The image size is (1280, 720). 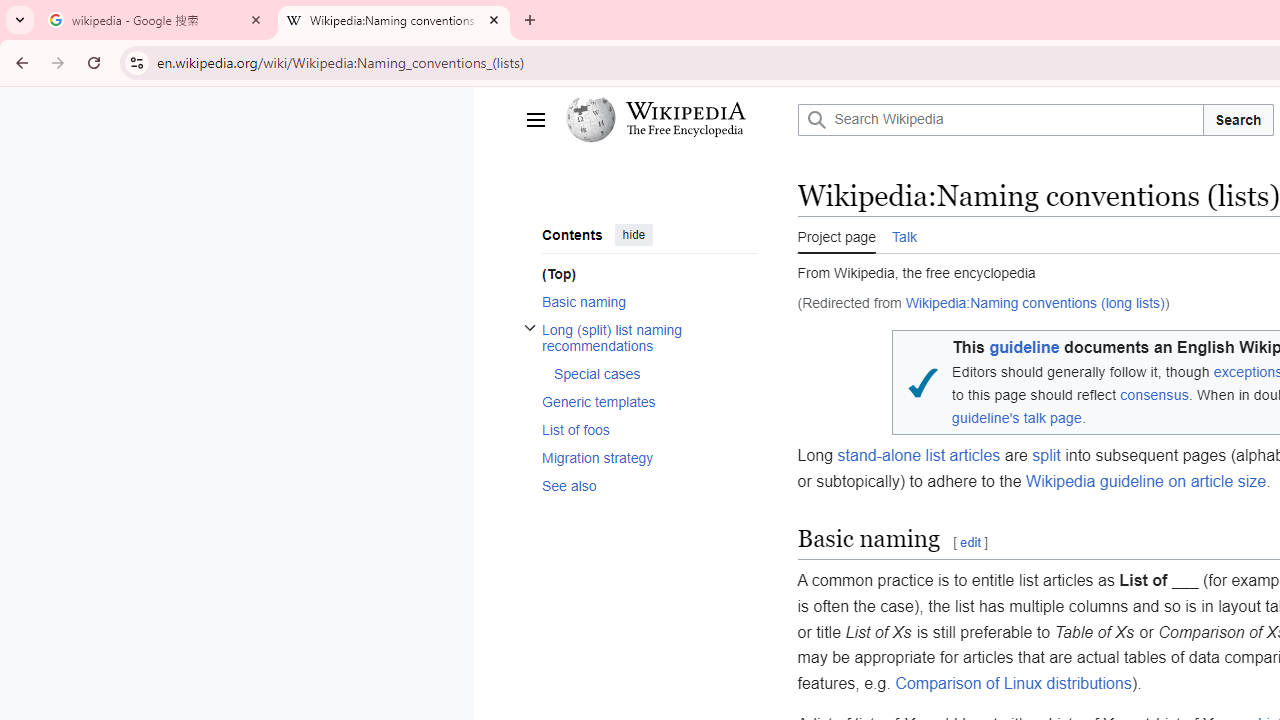 I want to click on 'AutomationID: toc-Generic_templates', so click(x=643, y=401).